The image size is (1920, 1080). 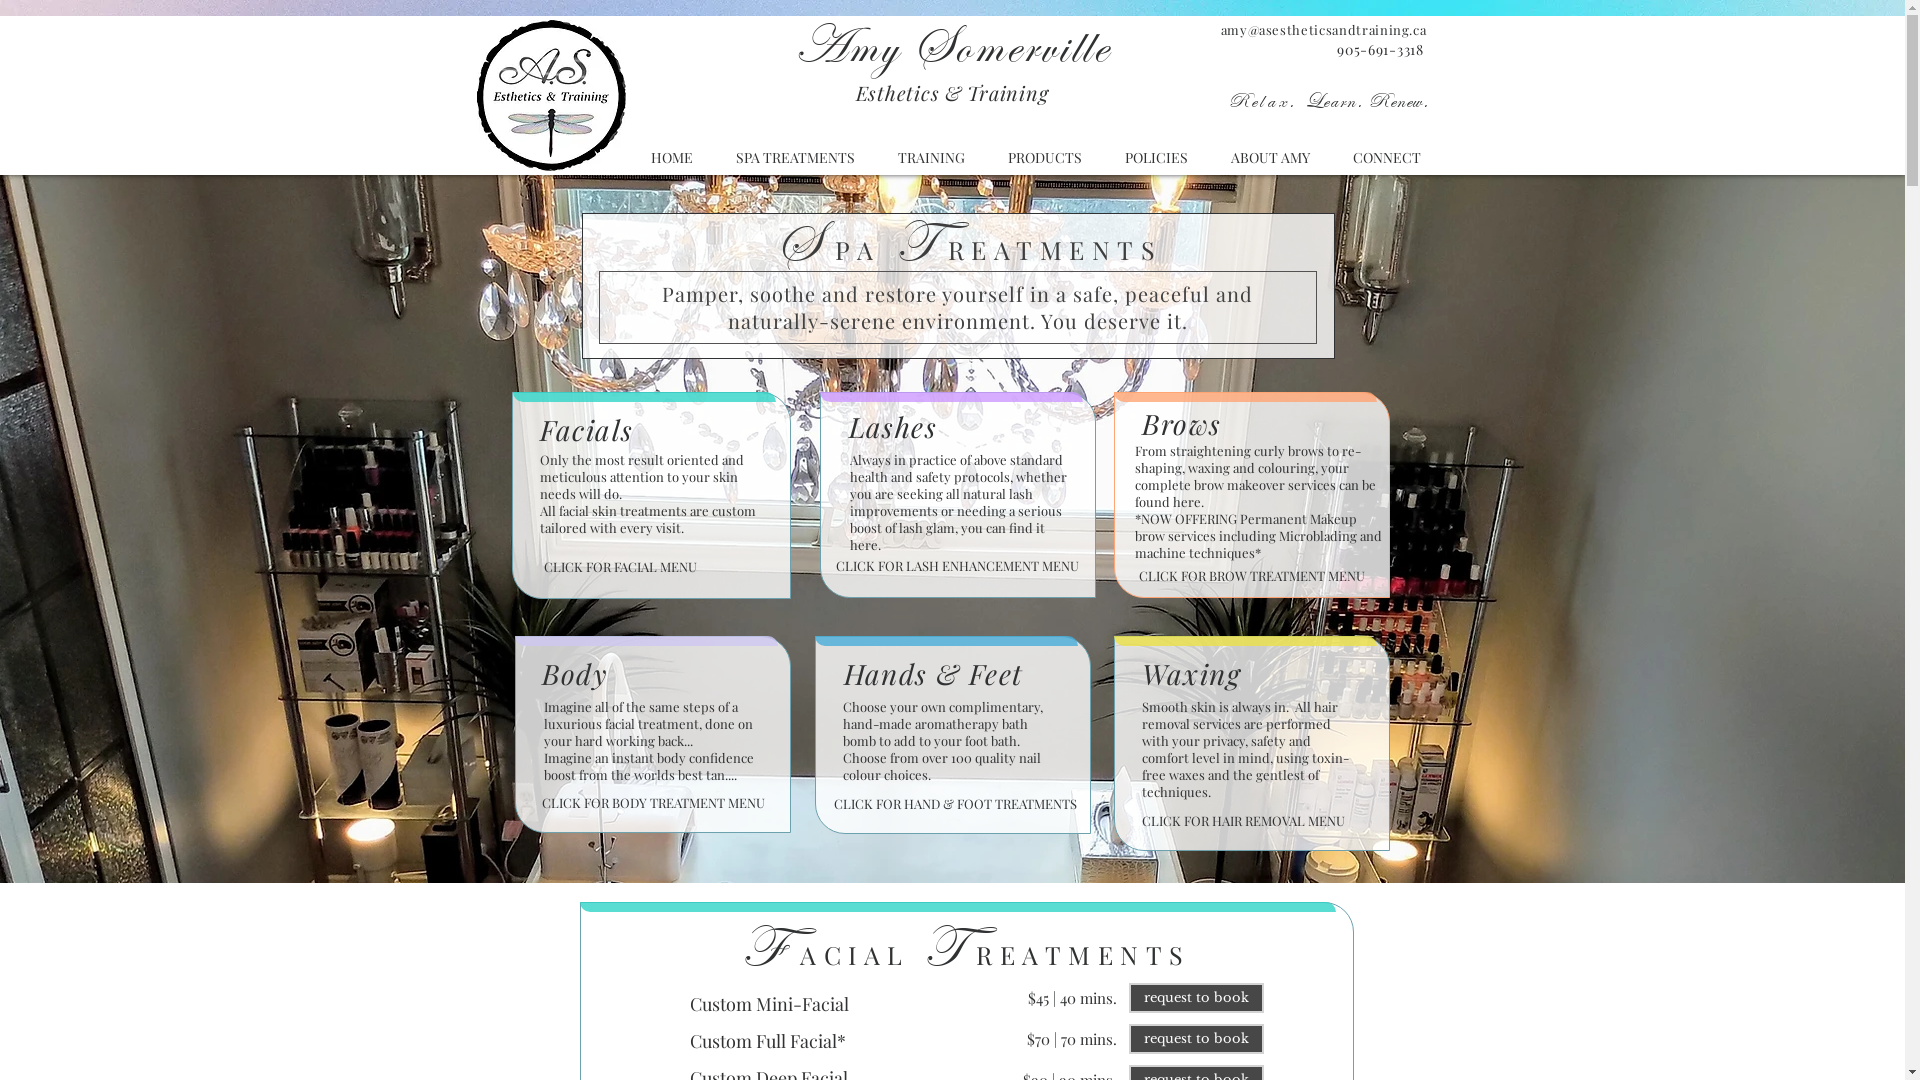 What do you see at coordinates (1324, 29) in the screenshot?
I see `'amy@asestheticsandtraining.ca'` at bounding box center [1324, 29].